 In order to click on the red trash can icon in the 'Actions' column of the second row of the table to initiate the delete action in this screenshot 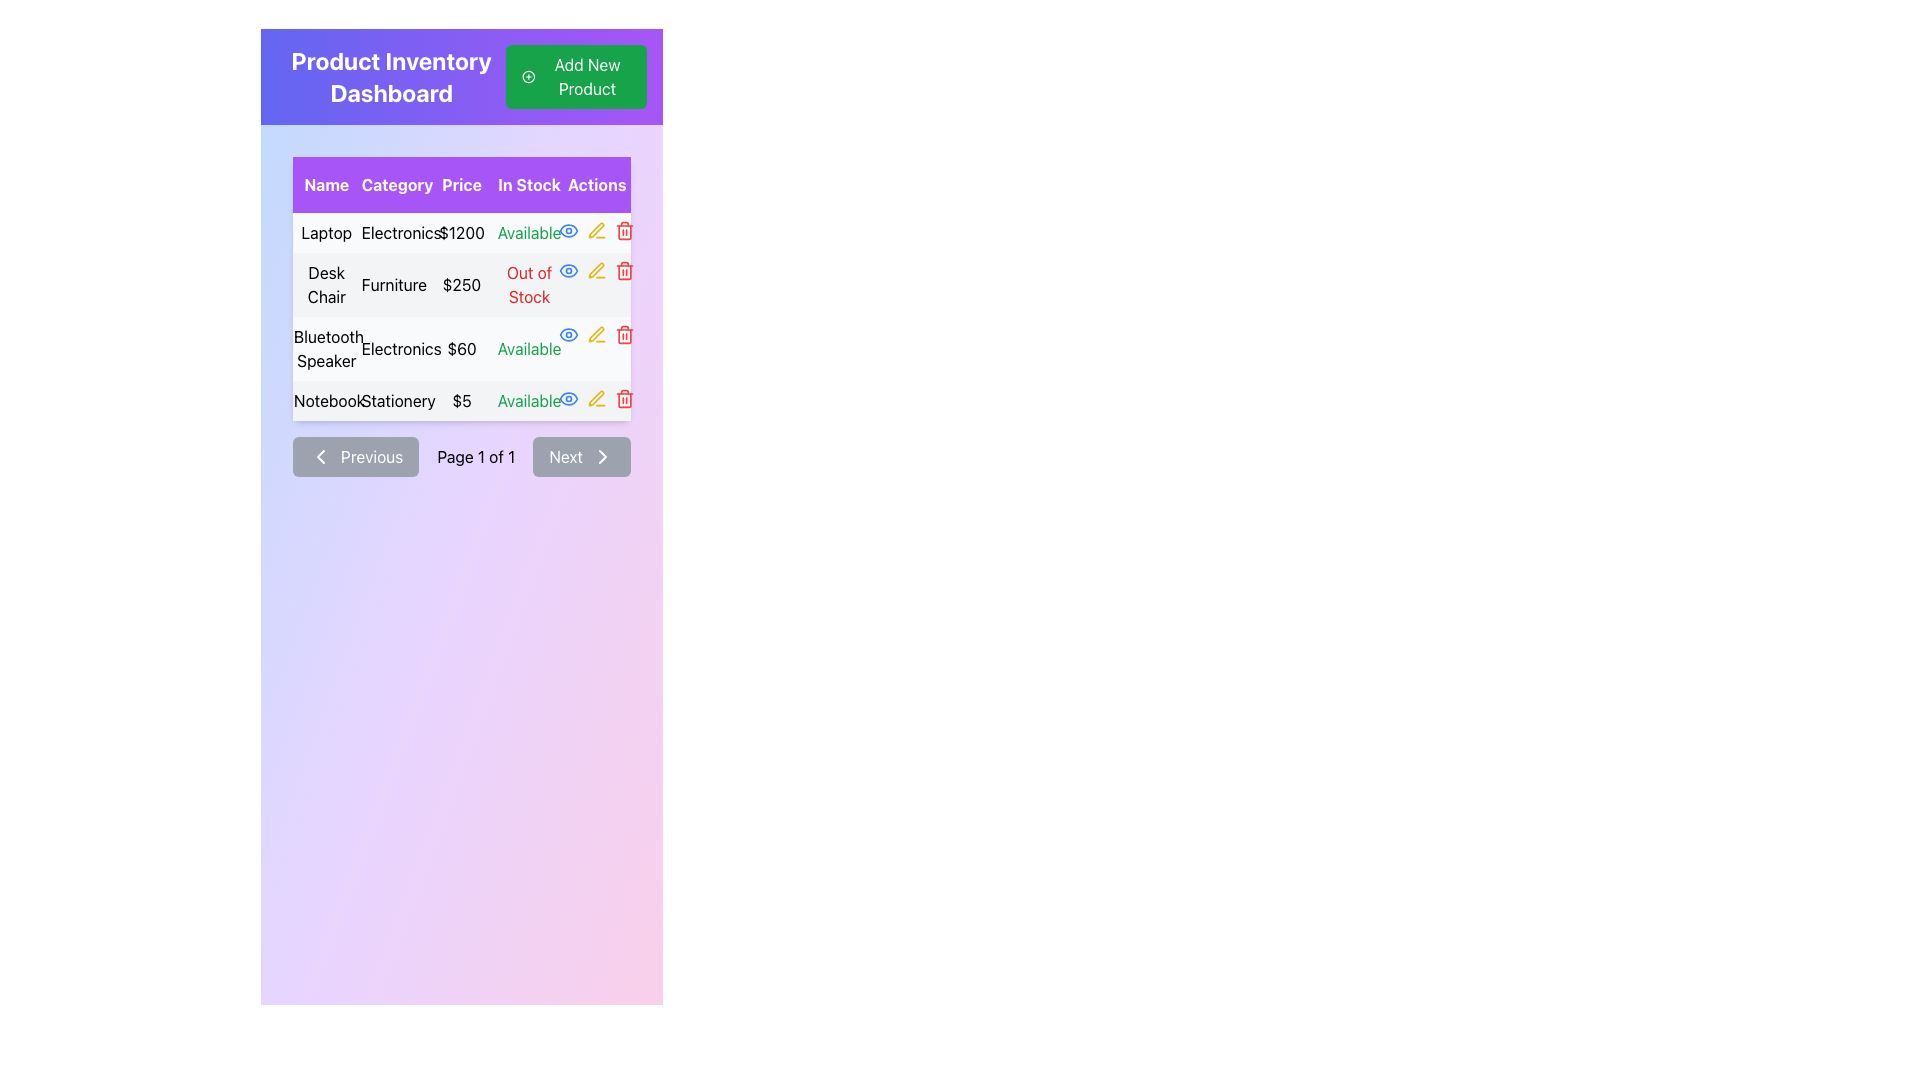, I will do `click(624, 270)`.